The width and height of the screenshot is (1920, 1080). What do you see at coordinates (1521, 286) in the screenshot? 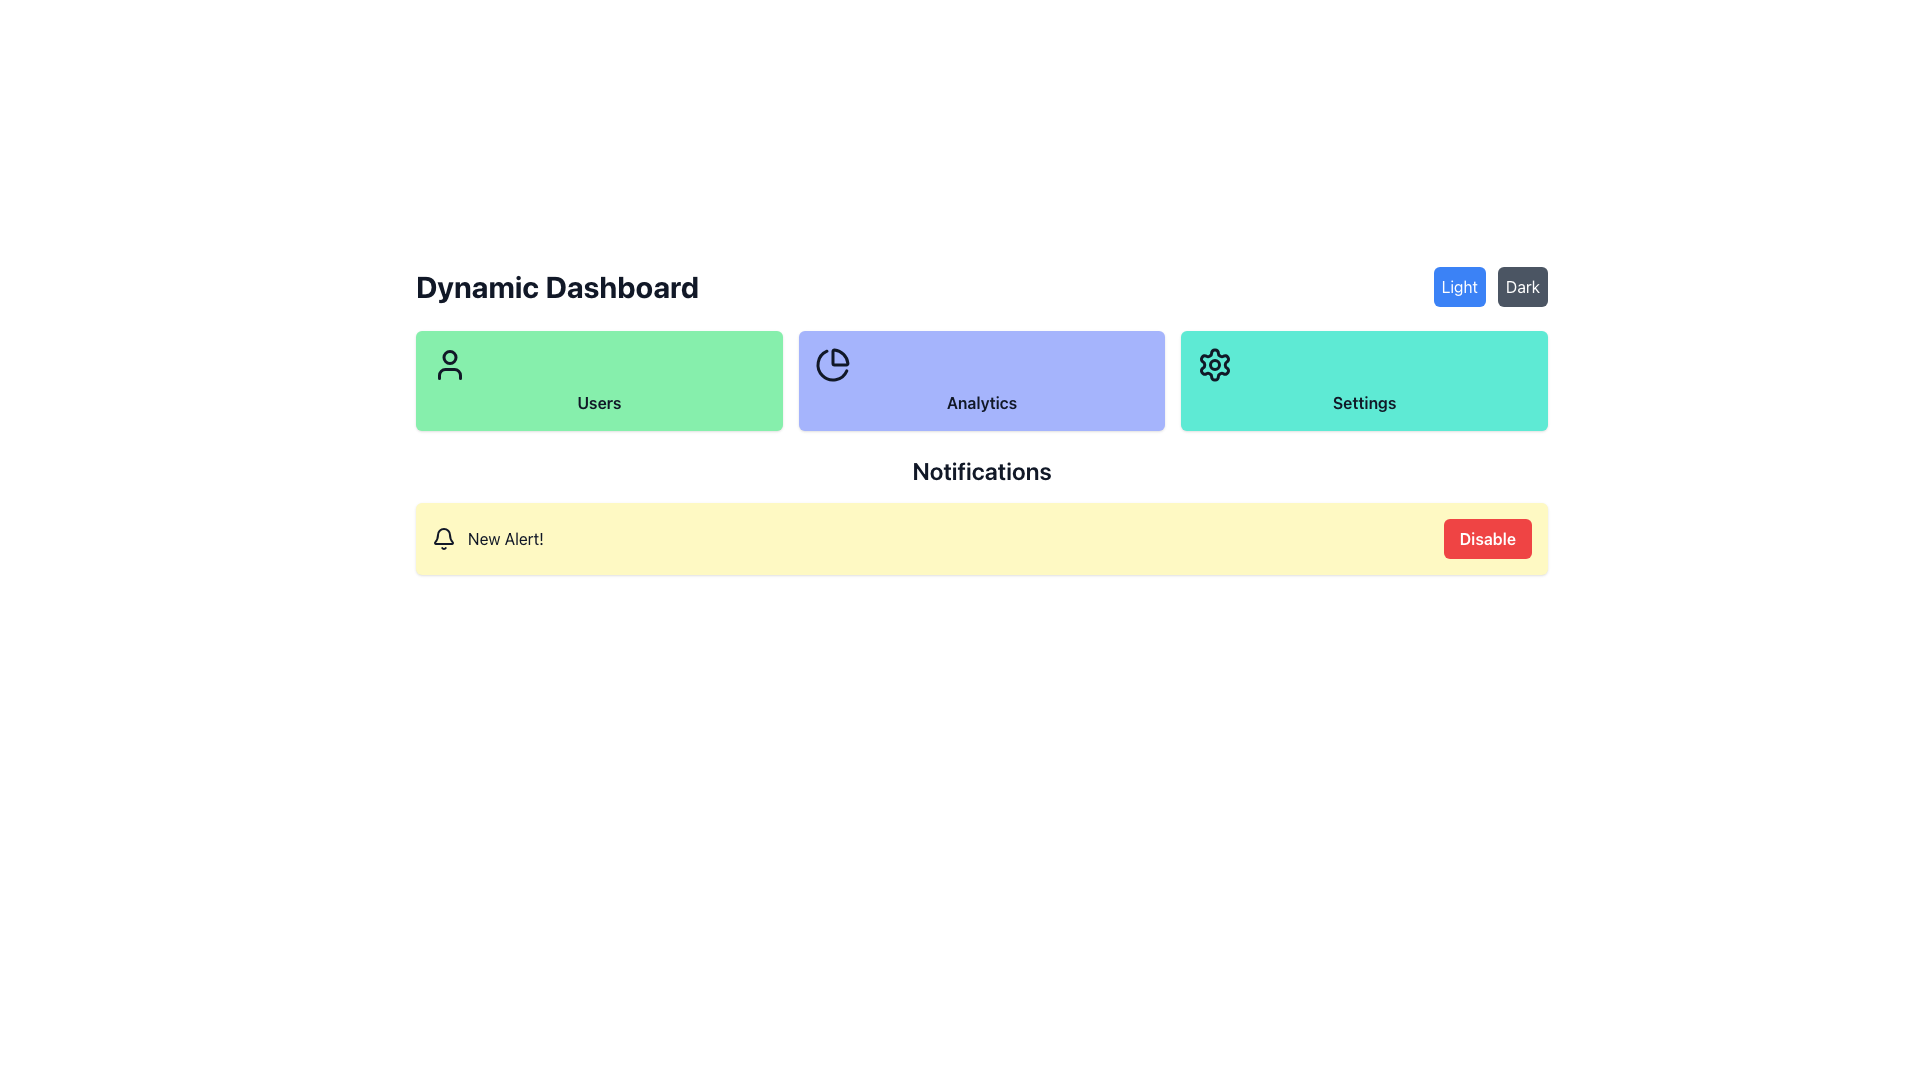
I see `the second button in the upper right area of the layout` at bounding box center [1521, 286].